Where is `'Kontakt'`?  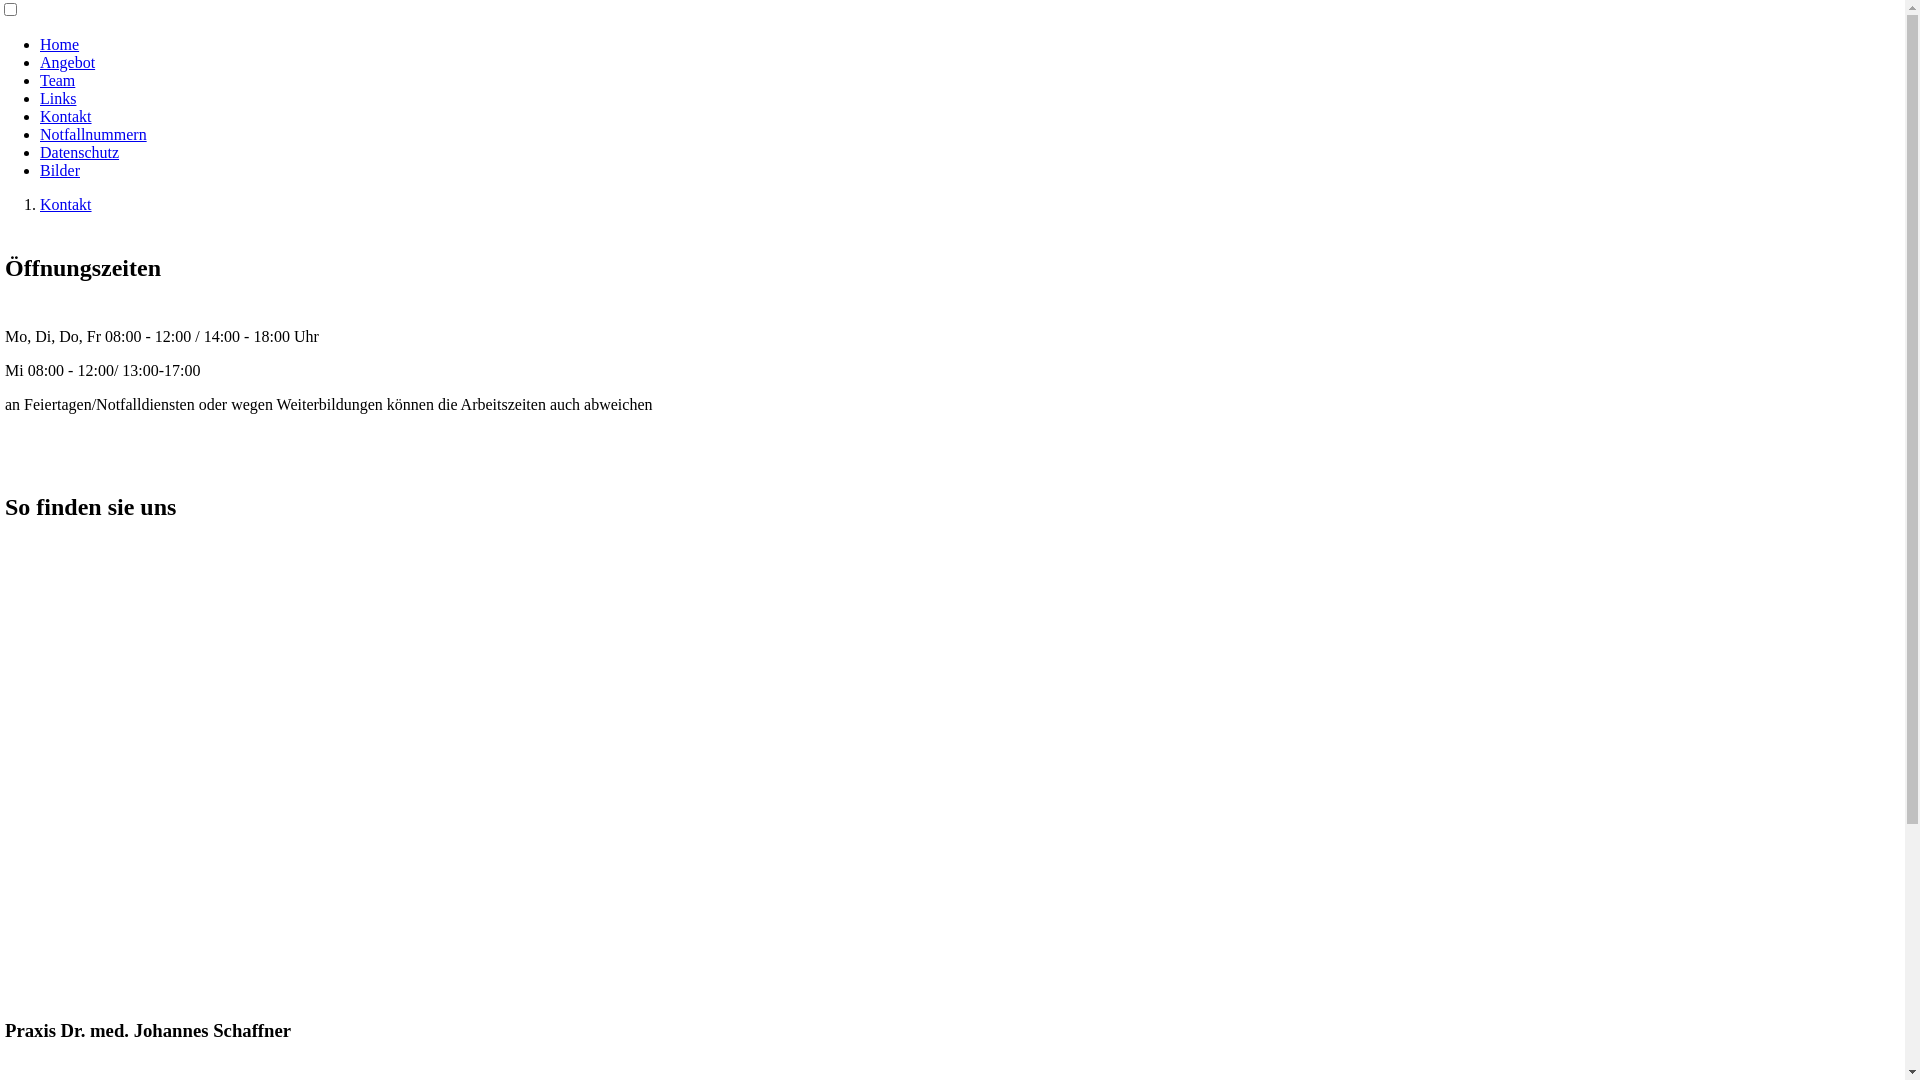 'Kontakt' is located at coordinates (66, 116).